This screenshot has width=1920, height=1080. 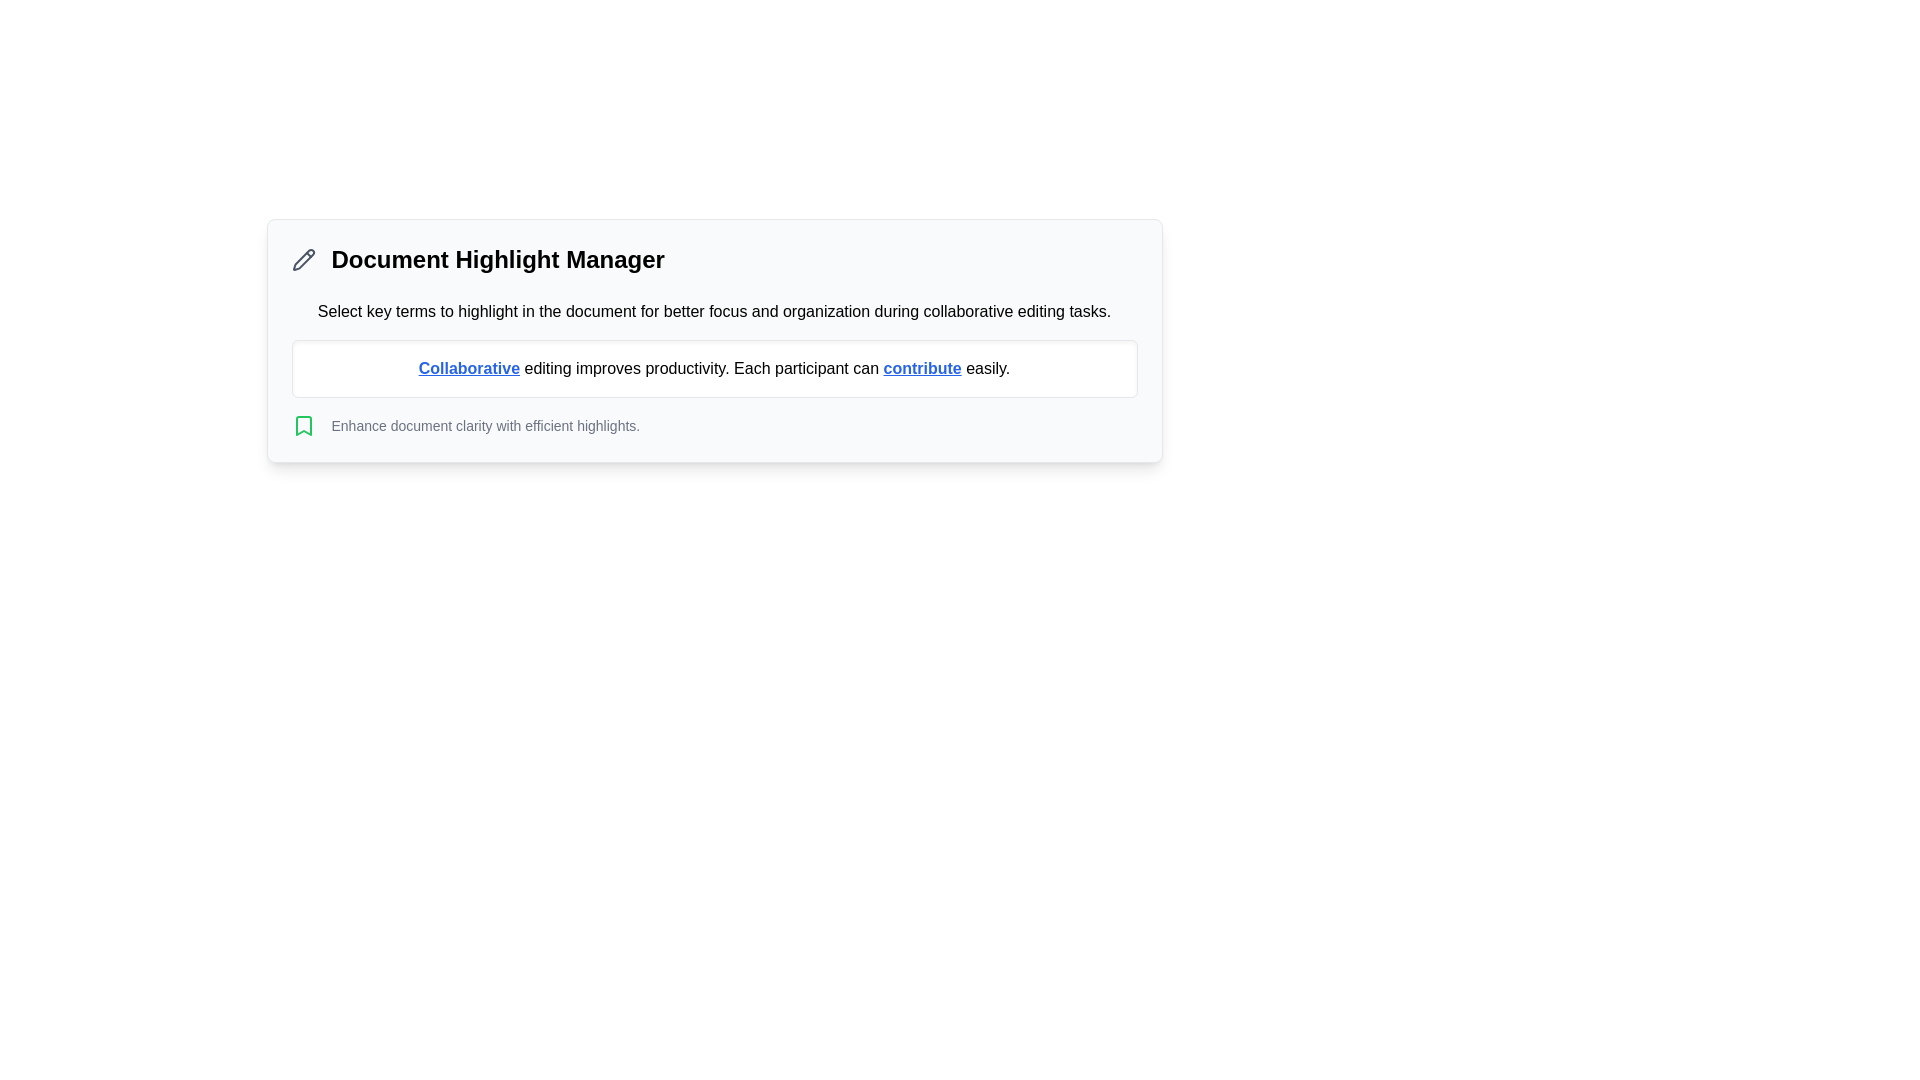 I want to click on editing functionality icon located within the SVG element, positioned slightly above and to the right of the text 'Collaborative editing improves productivity.', so click(x=302, y=258).